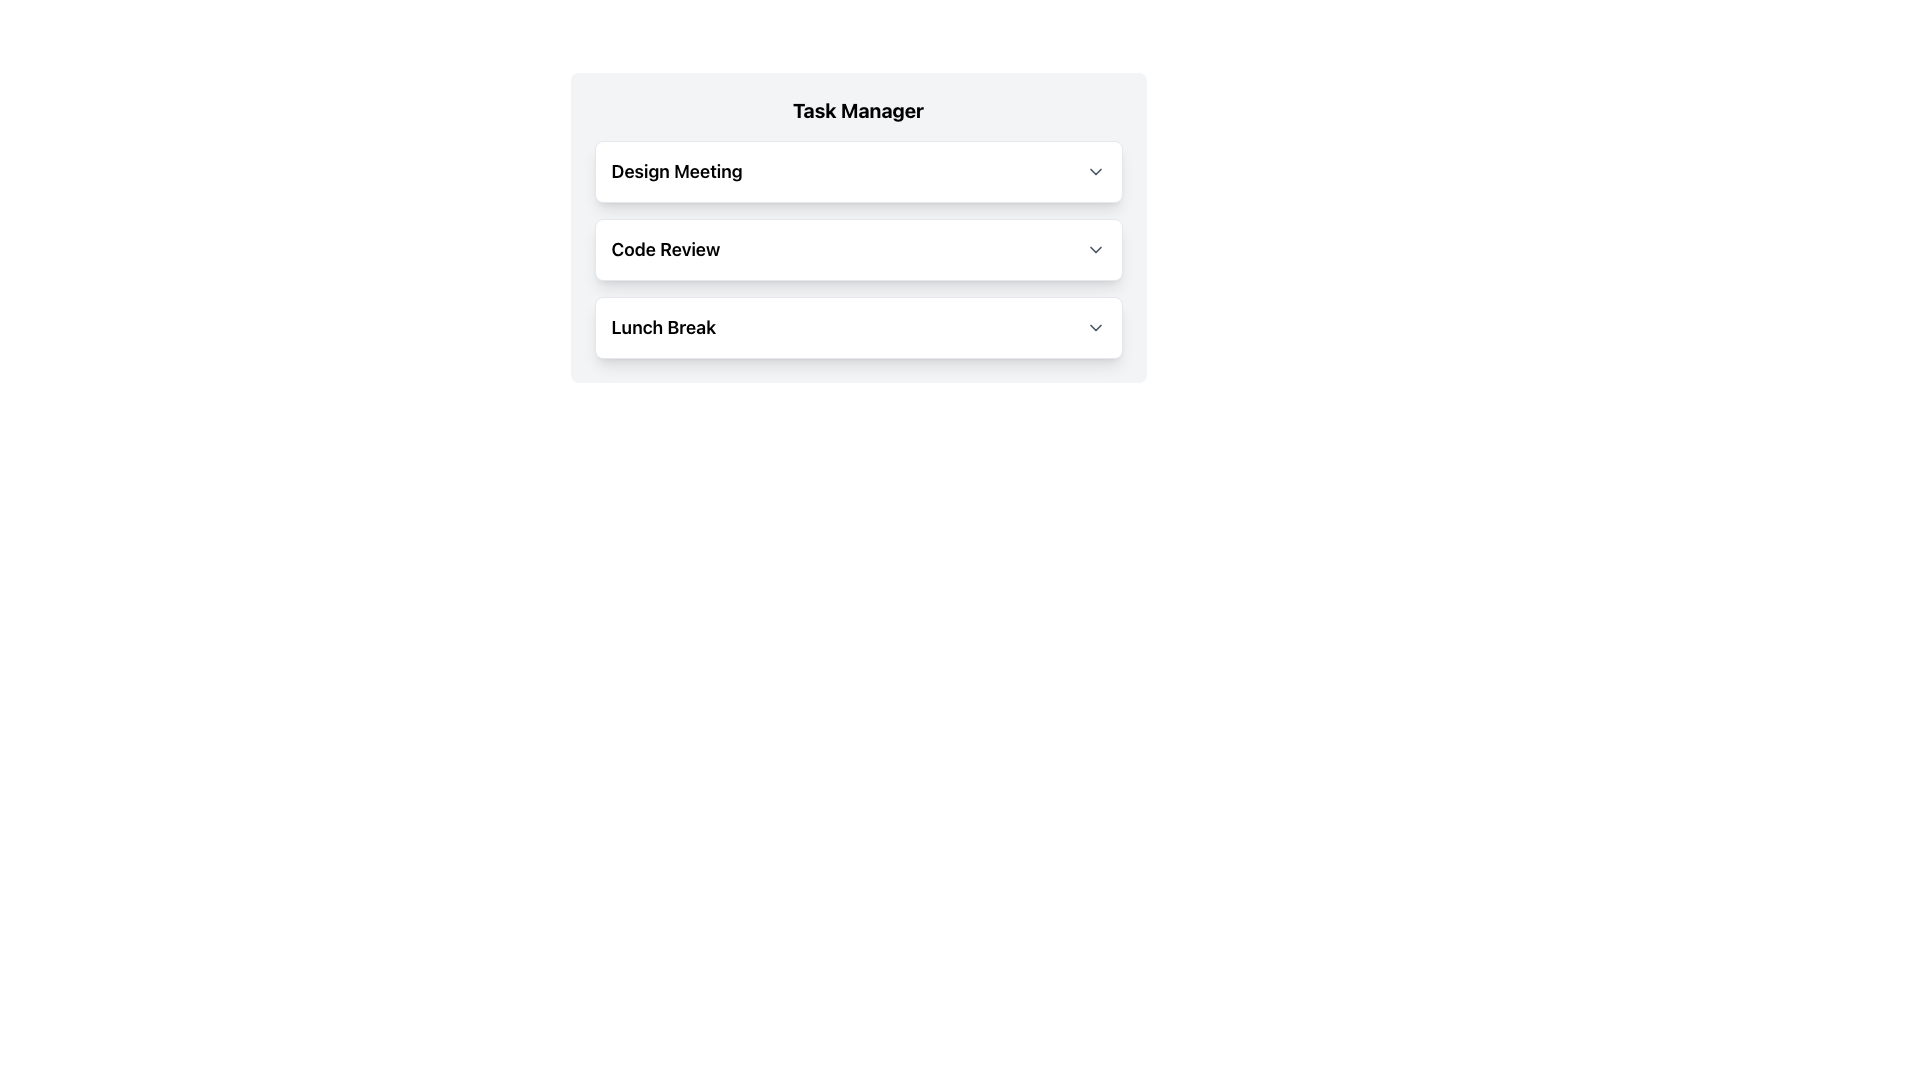 Image resolution: width=1920 pixels, height=1080 pixels. What do you see at coordinates (1094, 326) in the screenshot?
I see `the downward-pointing chevron icon at the end of the 'Lunch Break' dropdown row` at bounding box center [1094, 326].